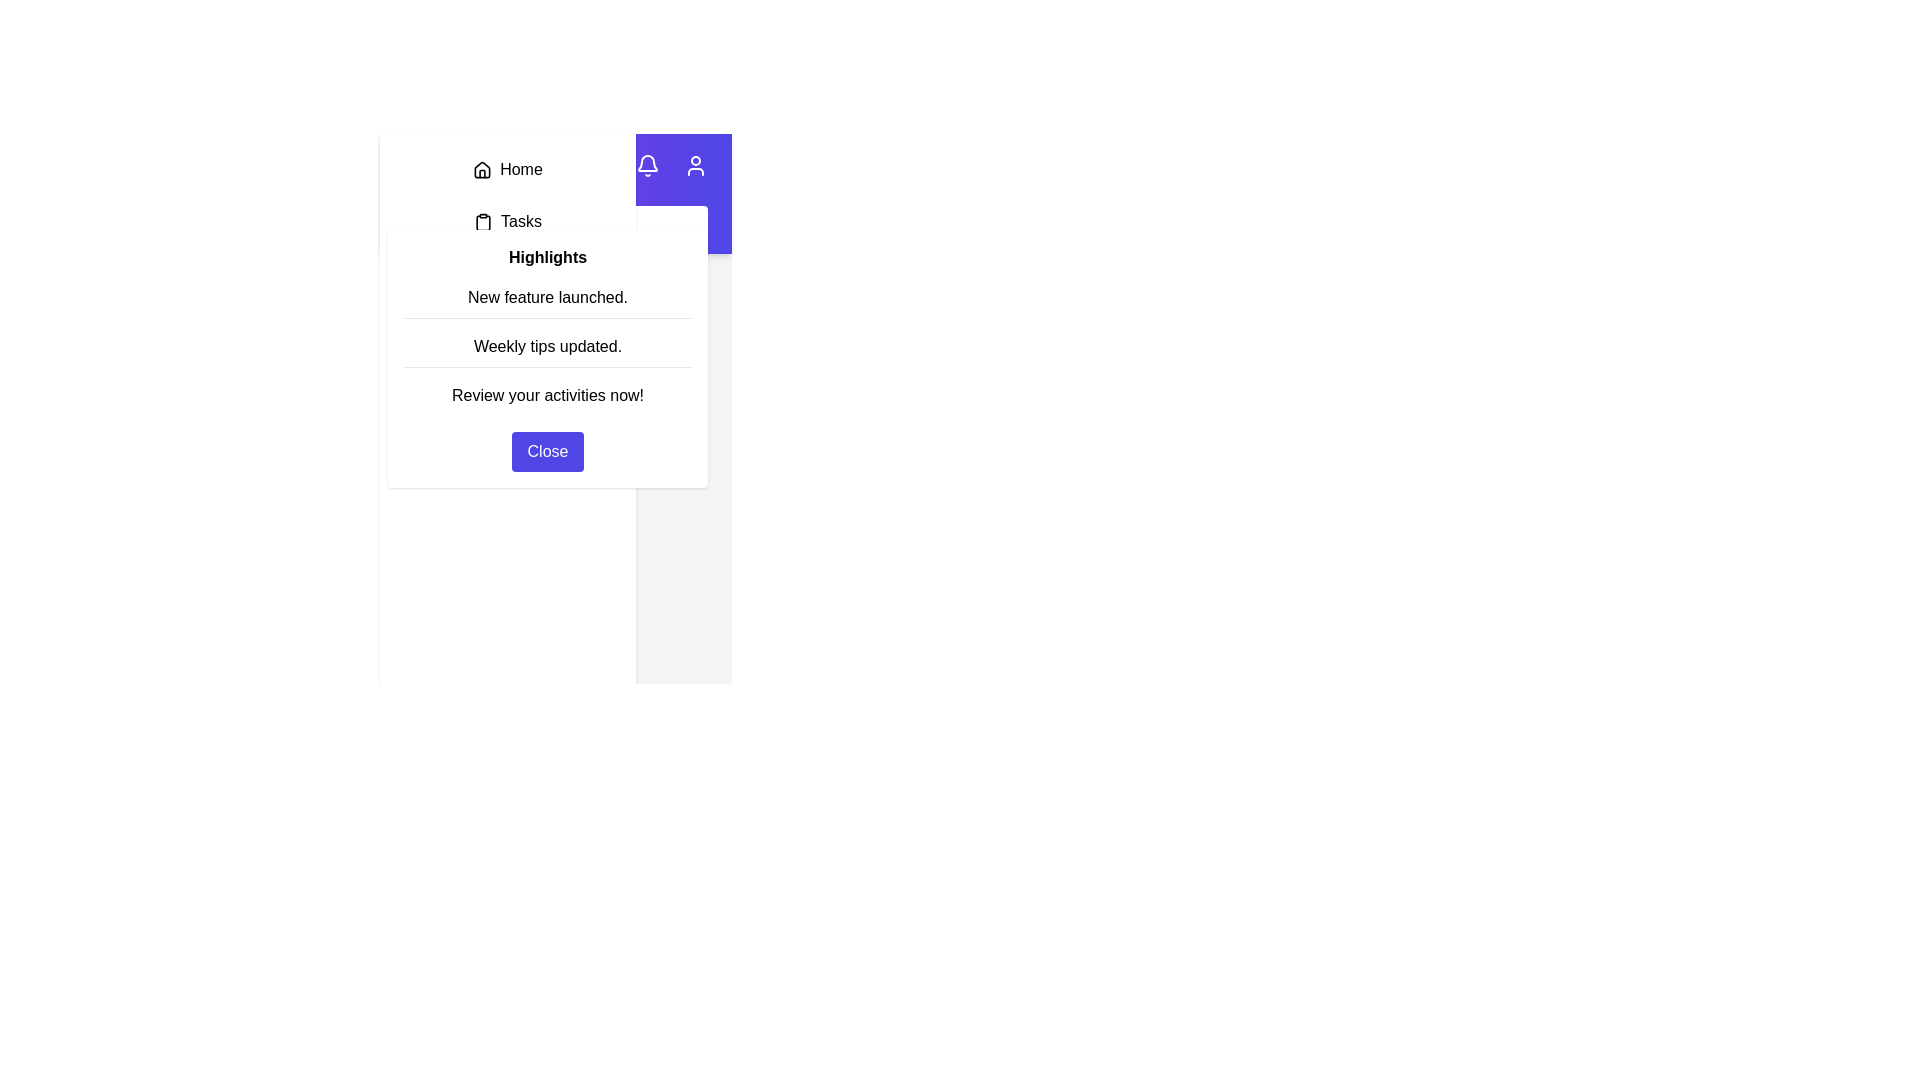 The height and width of the screenshot is (1080, 1920). What do you see at coordinates (508, 246) in the screenshot?
I see `the 'Highlights' text label in the side menu for further actions` at bounding box center [508, 246].